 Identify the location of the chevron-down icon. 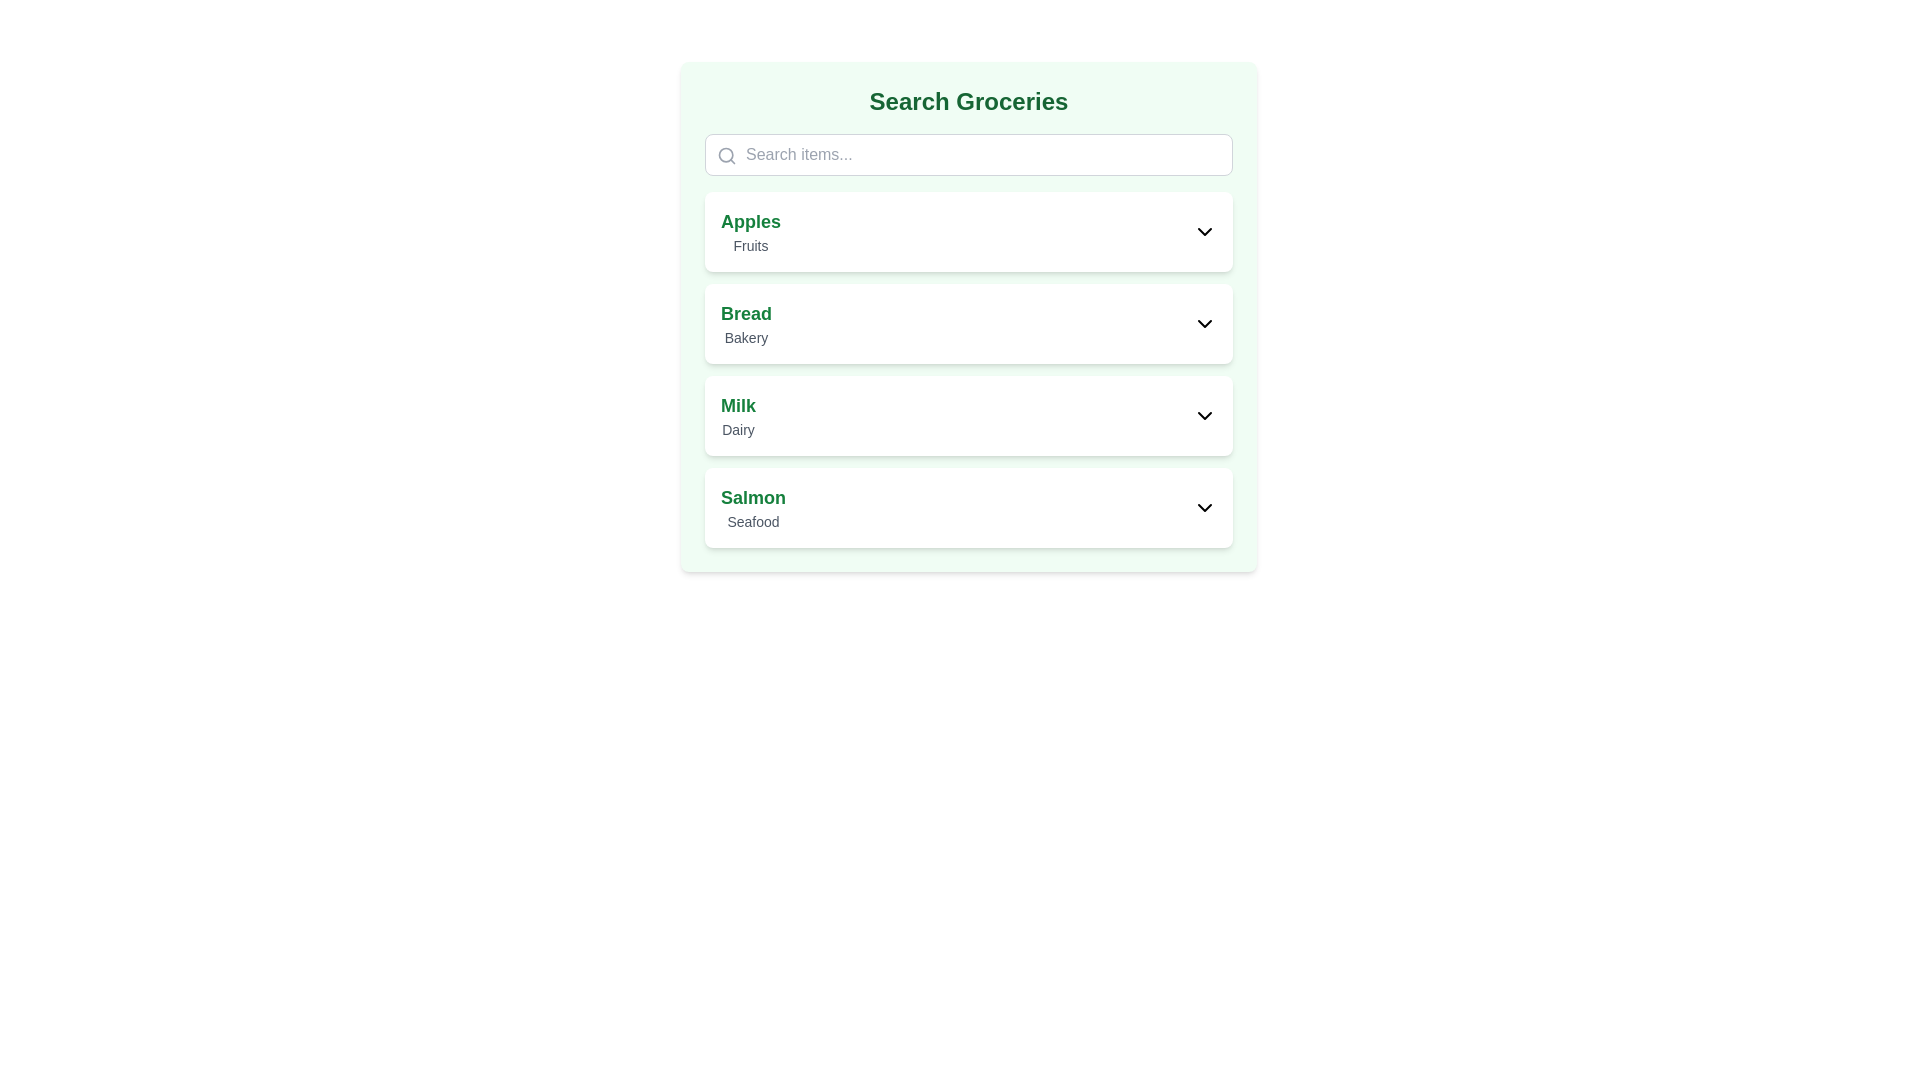
(1203, 415).